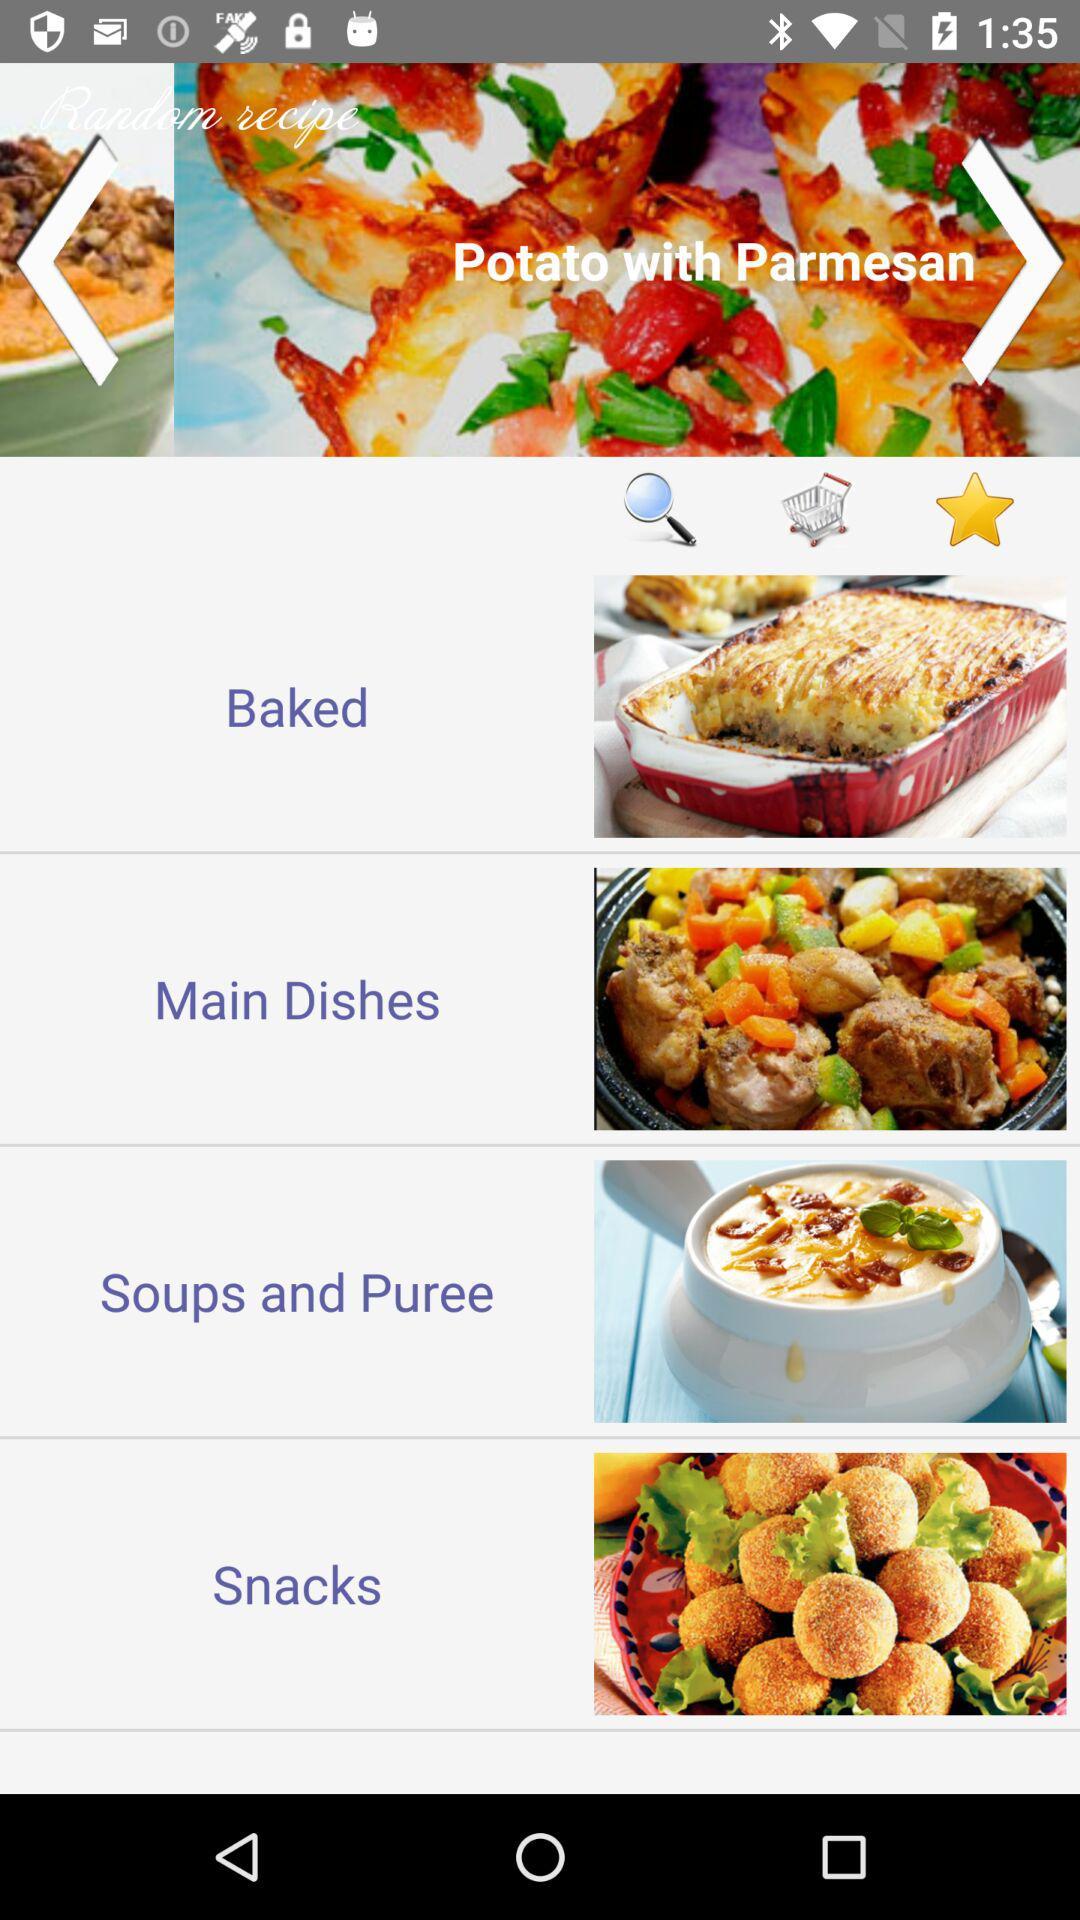 Image resolution: width=1080 pixels, height=1920 pixels. What do you see at coordinates (974, 509) in the screenshot?
I see `show favorites` at bounding box center [974, 509].